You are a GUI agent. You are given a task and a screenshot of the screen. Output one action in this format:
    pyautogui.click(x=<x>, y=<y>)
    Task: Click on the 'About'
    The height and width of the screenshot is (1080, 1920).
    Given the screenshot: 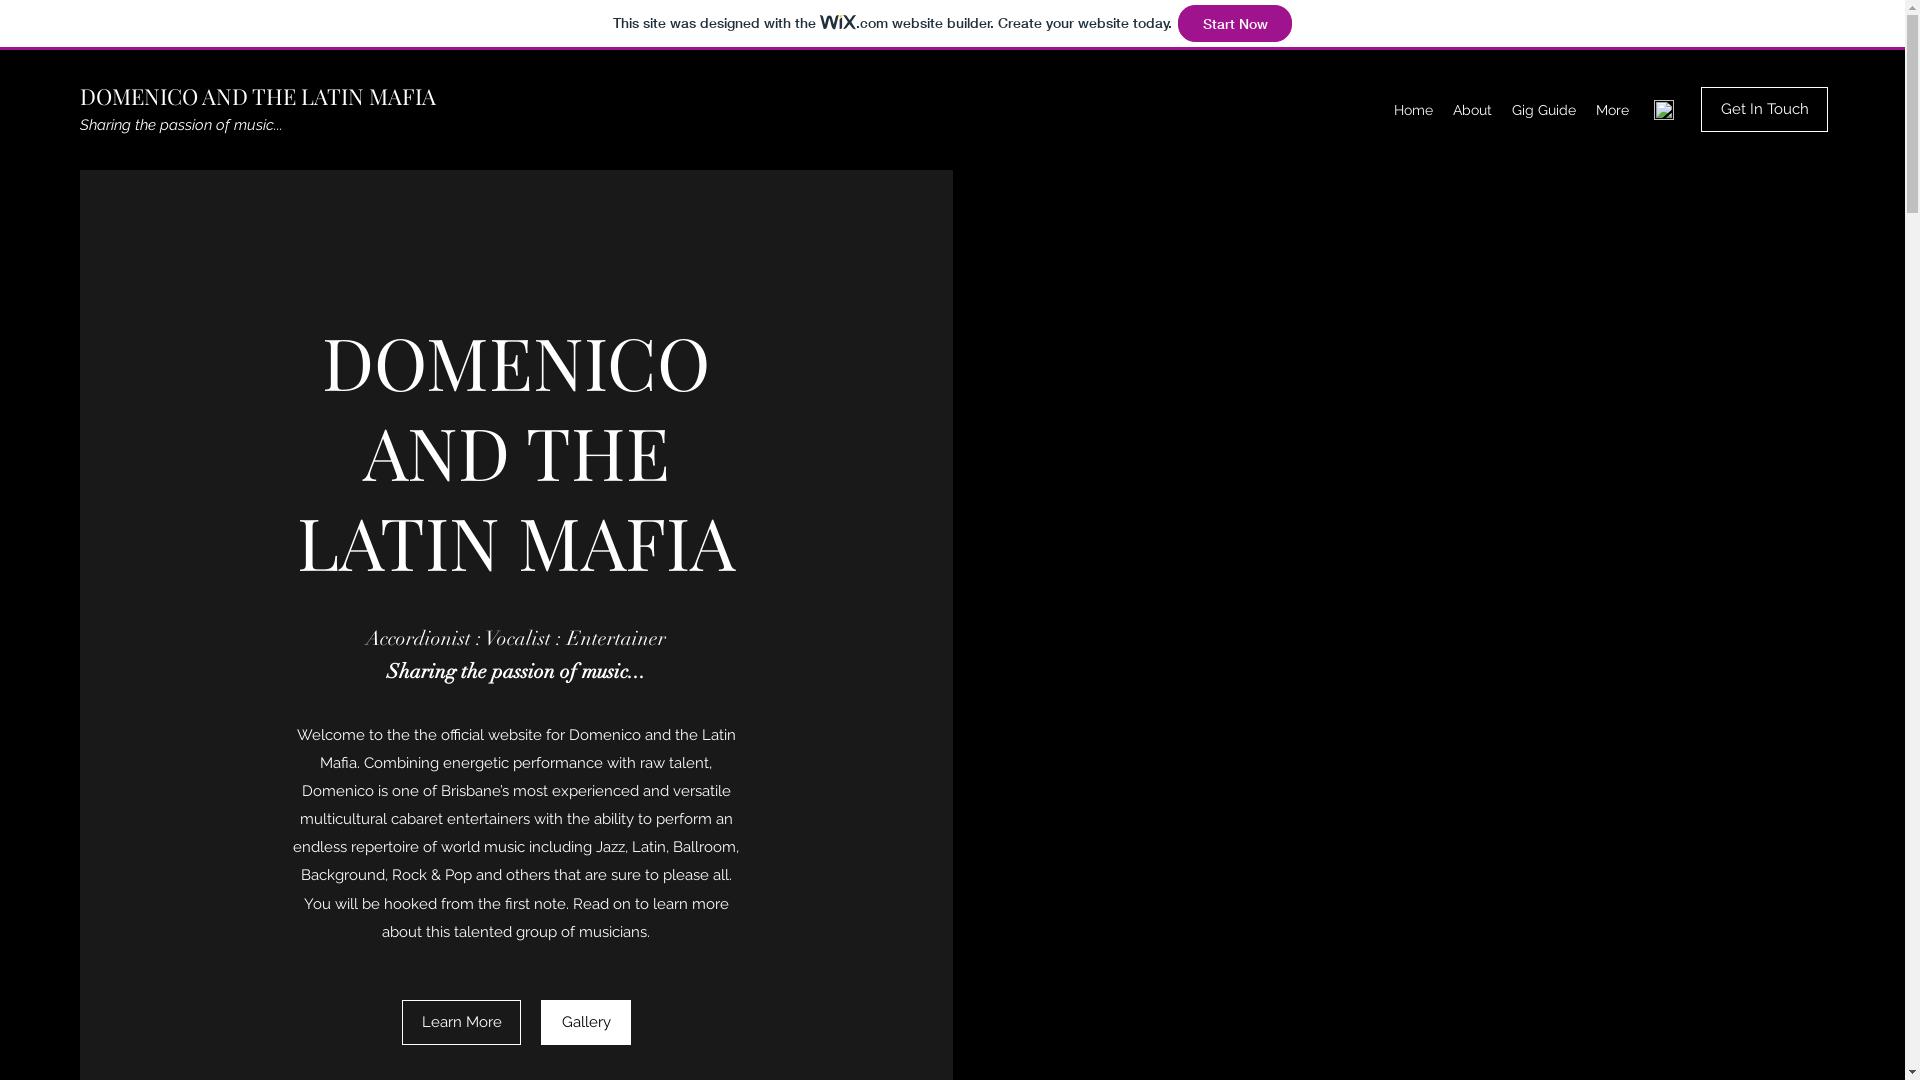 What is the action you would take?
    pyautogui.click(x=1443, y=110)
    